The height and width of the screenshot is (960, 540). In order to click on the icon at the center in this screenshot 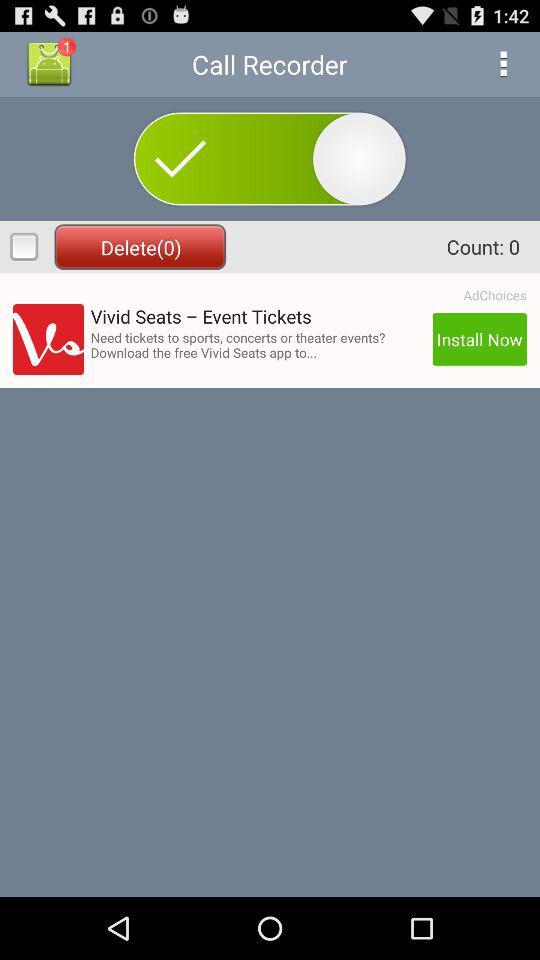, I will do `click(258, 345)`.